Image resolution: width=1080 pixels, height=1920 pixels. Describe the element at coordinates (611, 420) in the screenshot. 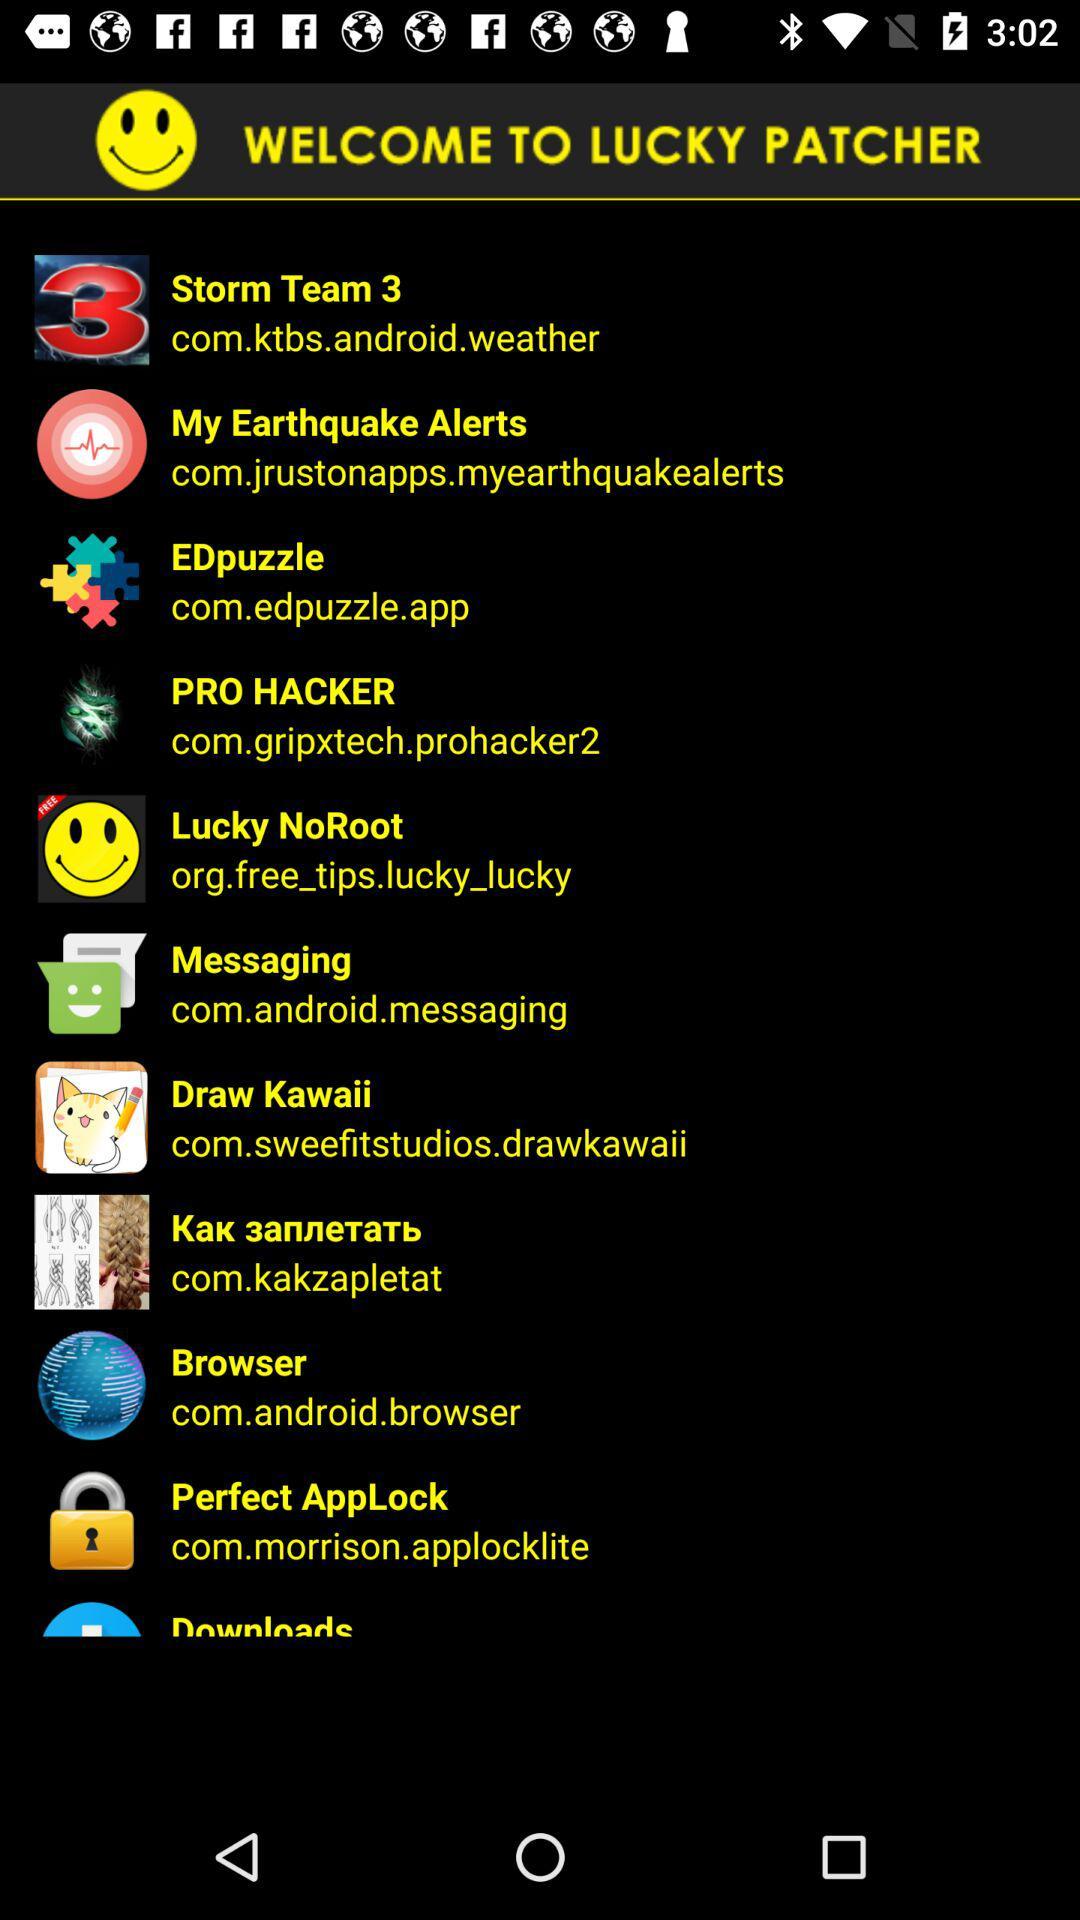

I see `my earthquake alerts icon` at that location.